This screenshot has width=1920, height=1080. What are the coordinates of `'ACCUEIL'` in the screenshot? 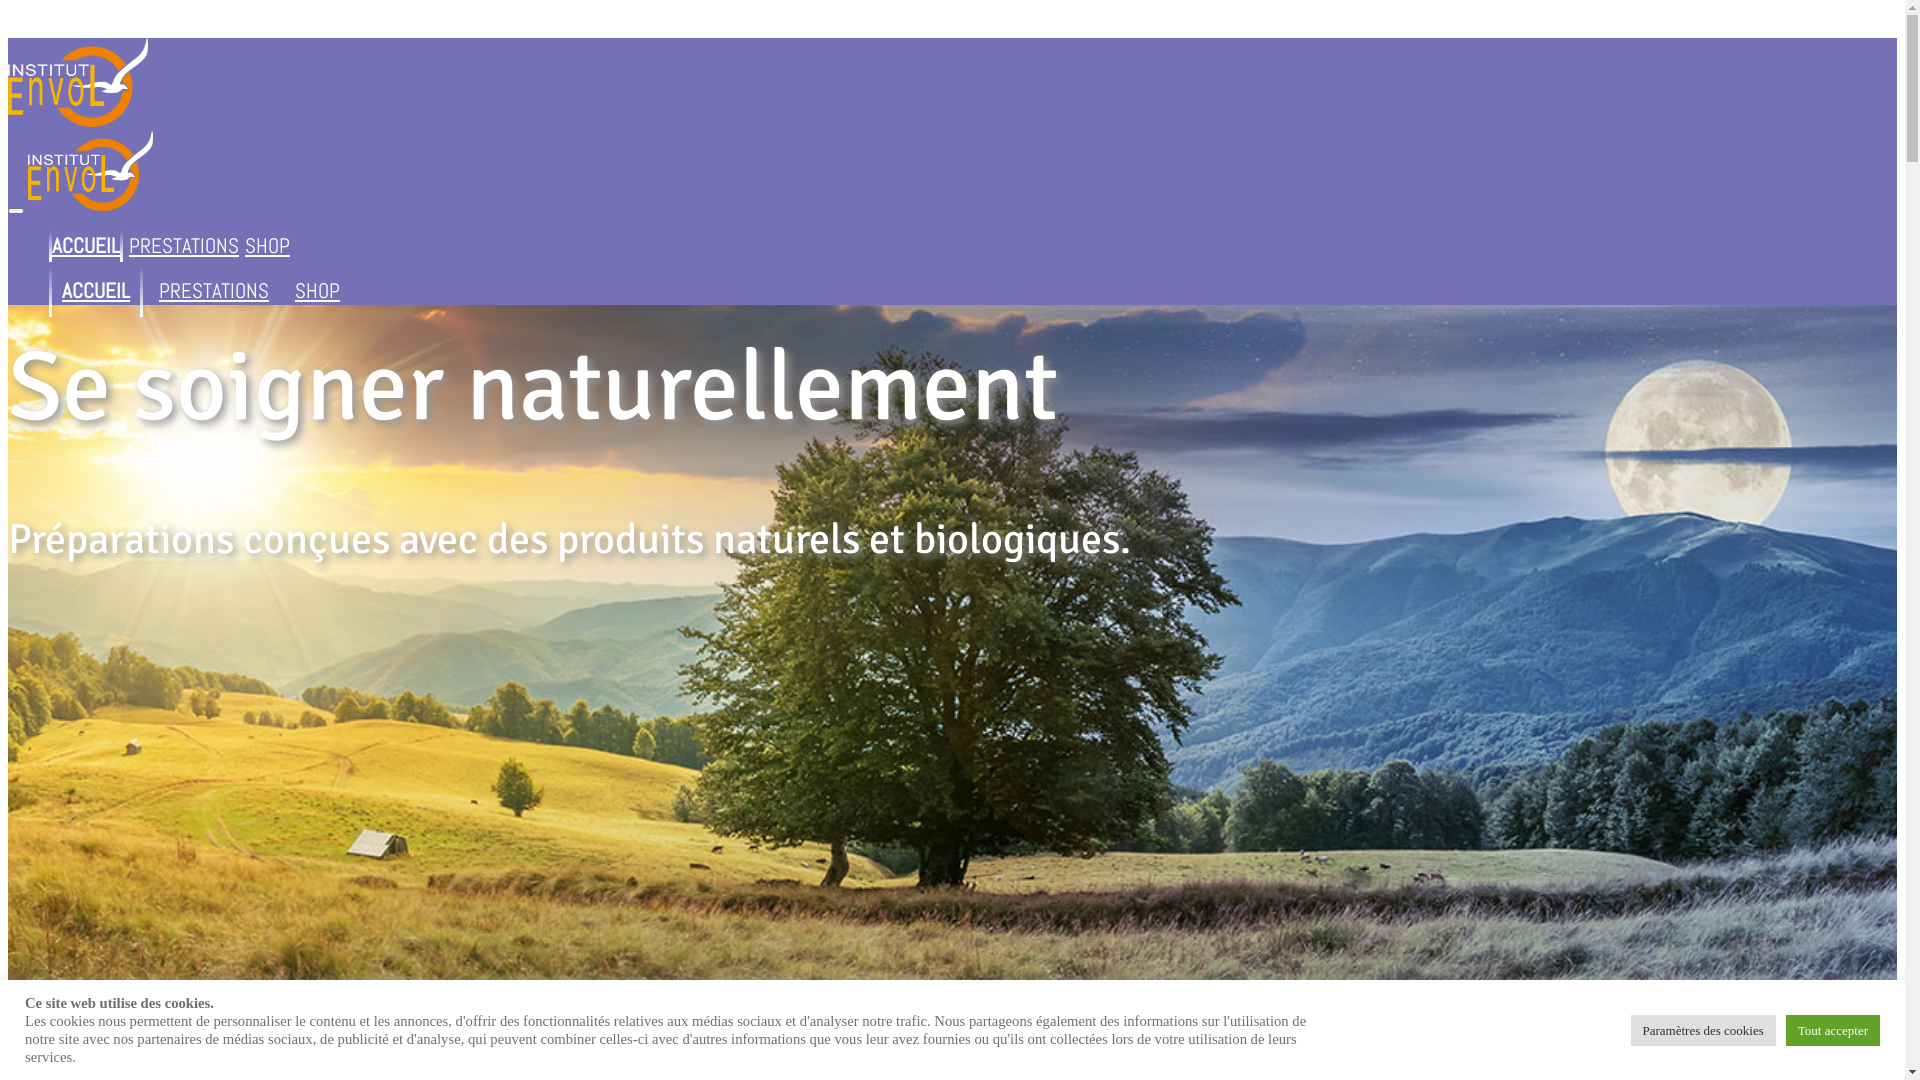 It's located at (48, 290).